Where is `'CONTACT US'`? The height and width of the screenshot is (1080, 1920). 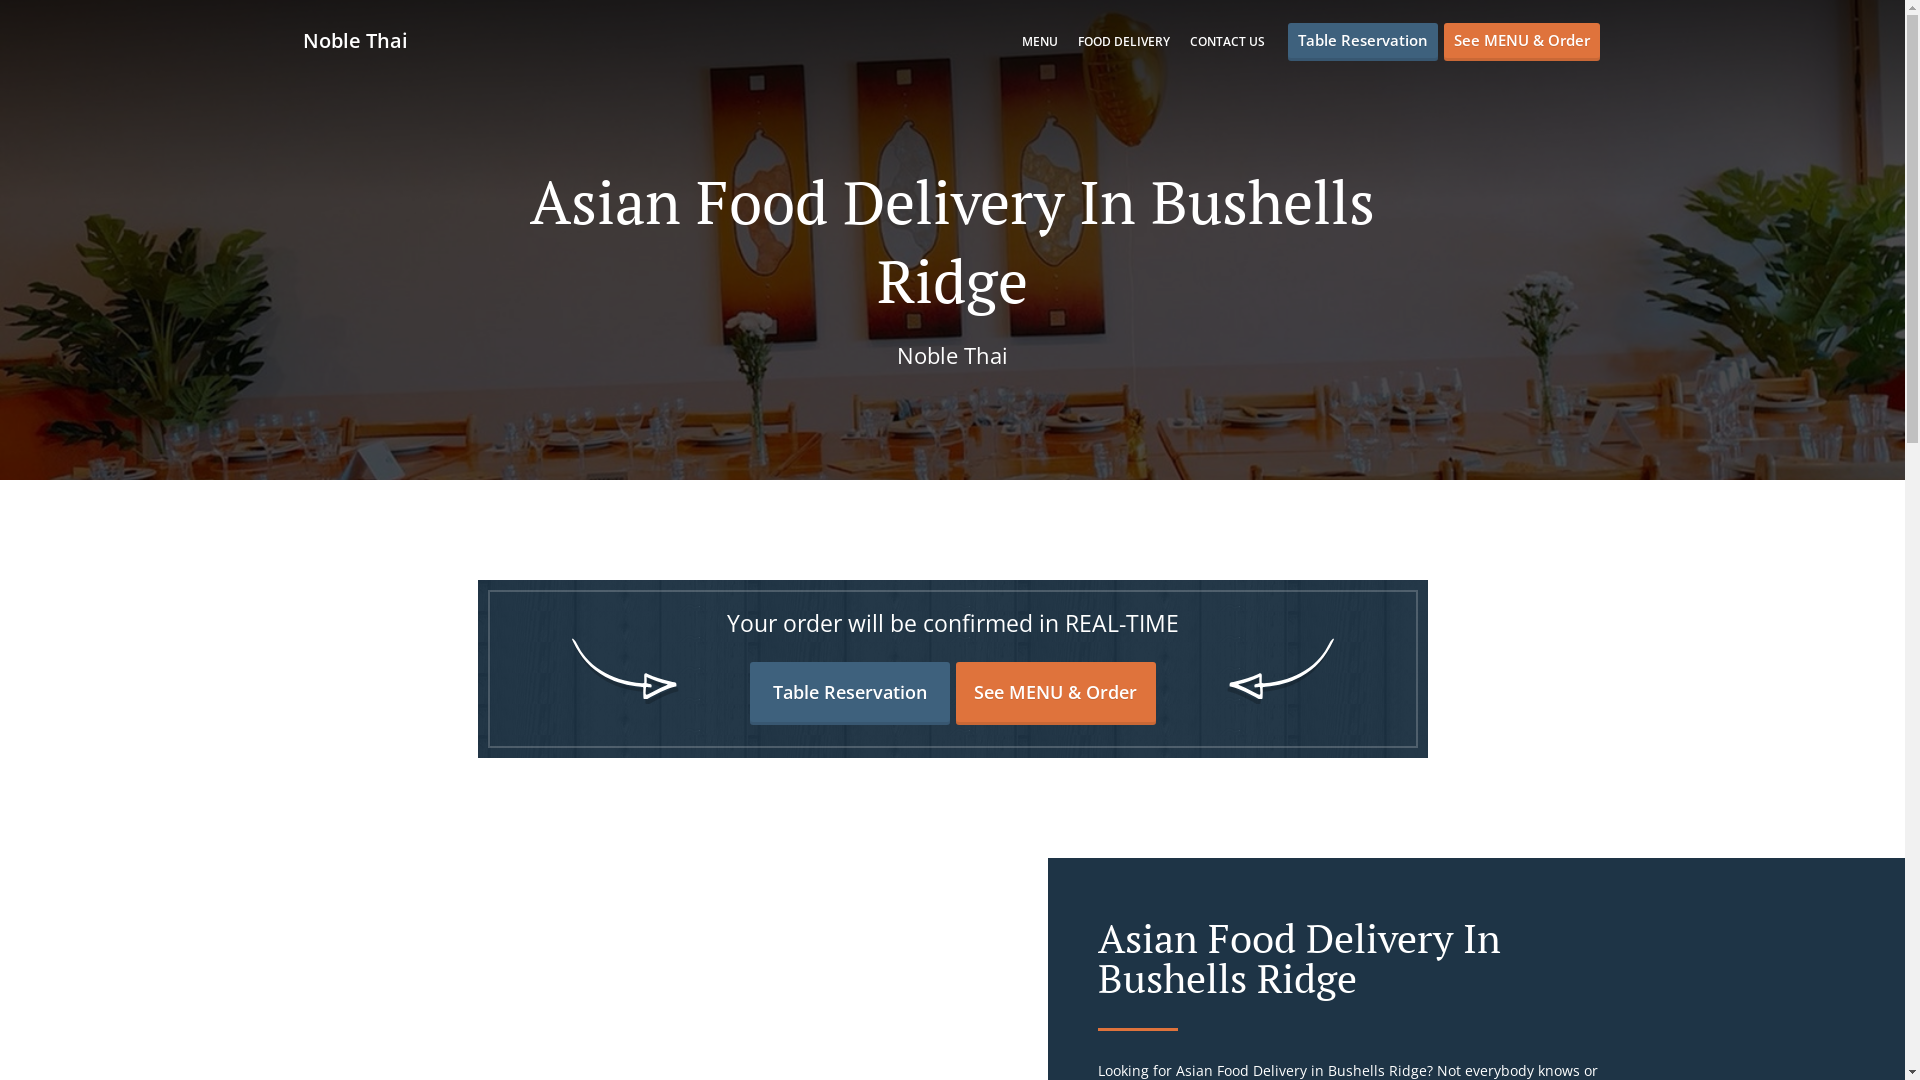 'CONTACT US' is located at coordinates (1226, 41).